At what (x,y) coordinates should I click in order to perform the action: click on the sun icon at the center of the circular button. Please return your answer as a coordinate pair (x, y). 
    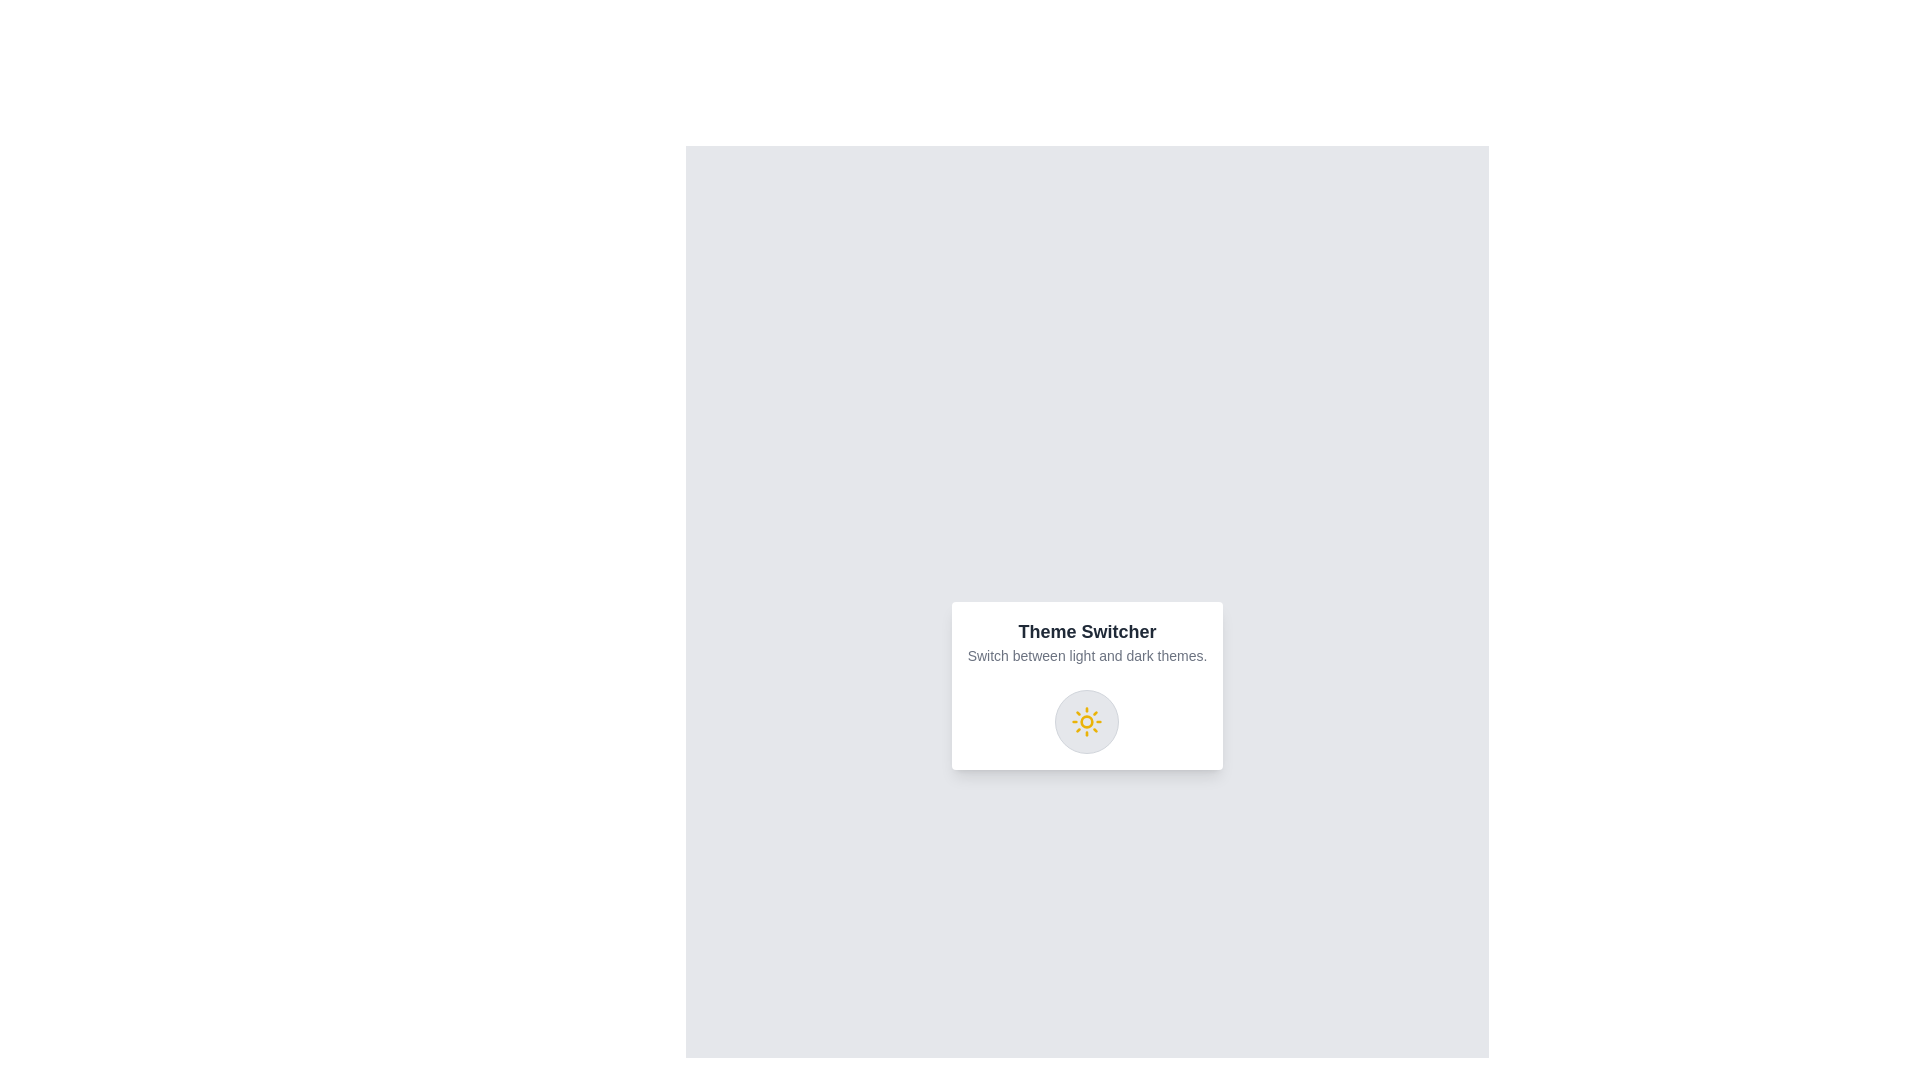
    Looking at the image, I should click on (1086, 721).